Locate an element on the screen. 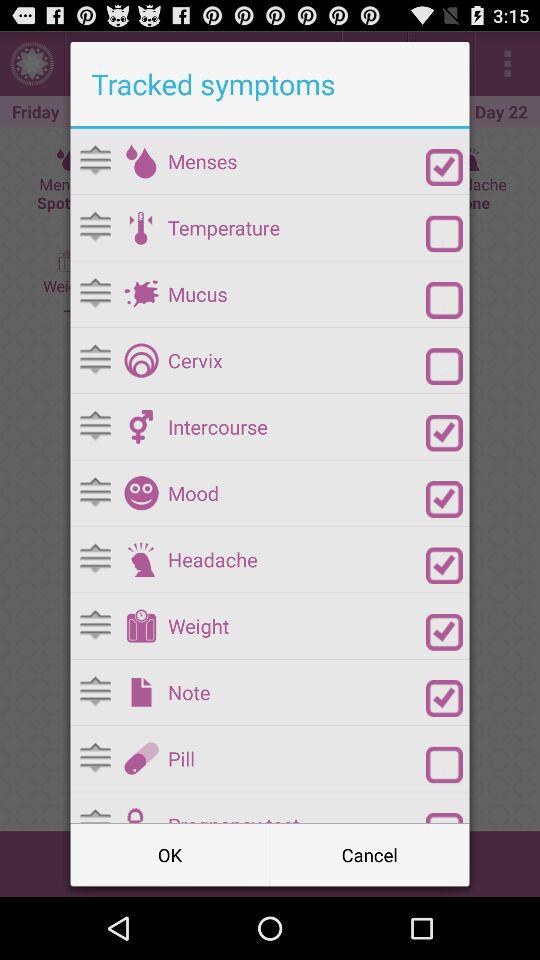  fever is located at coordinates (444, 233).